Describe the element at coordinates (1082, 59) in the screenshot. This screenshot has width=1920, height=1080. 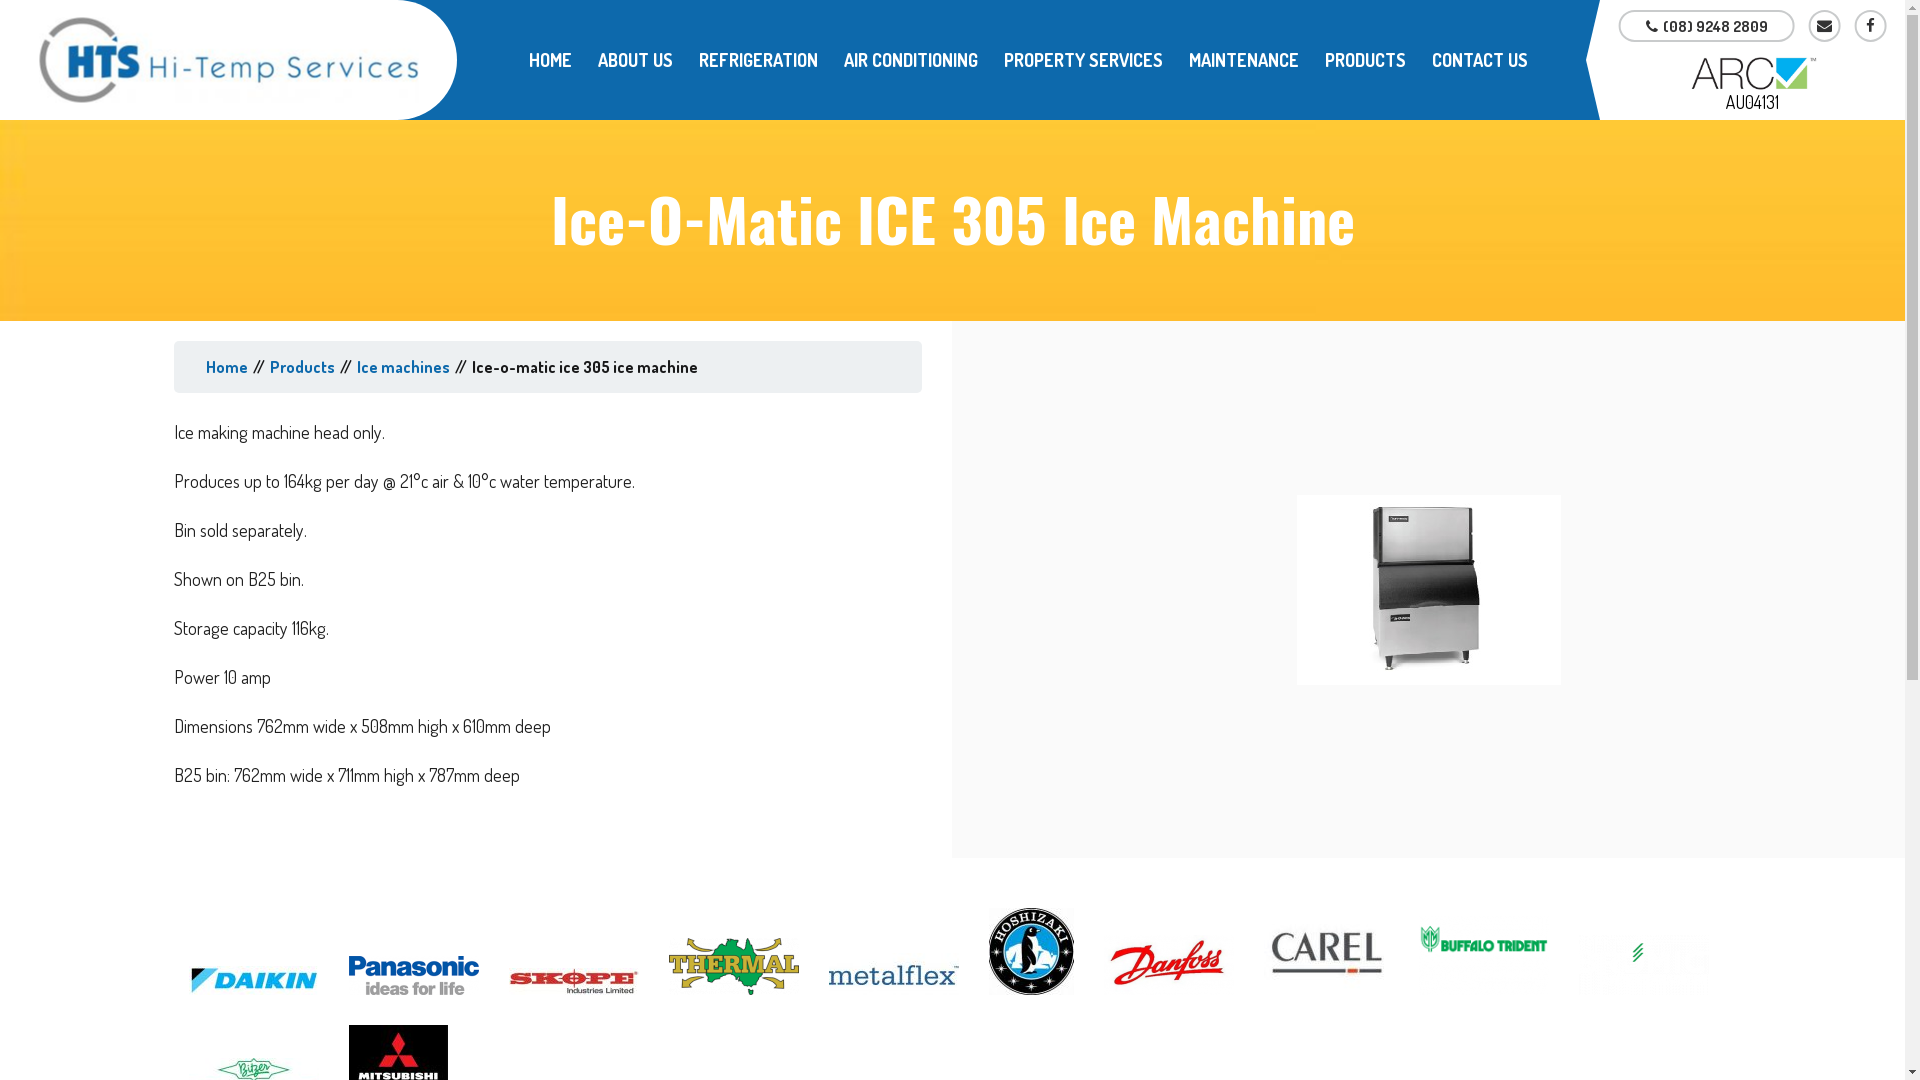
I see `'PROPERTY SERVICES'` at that location.